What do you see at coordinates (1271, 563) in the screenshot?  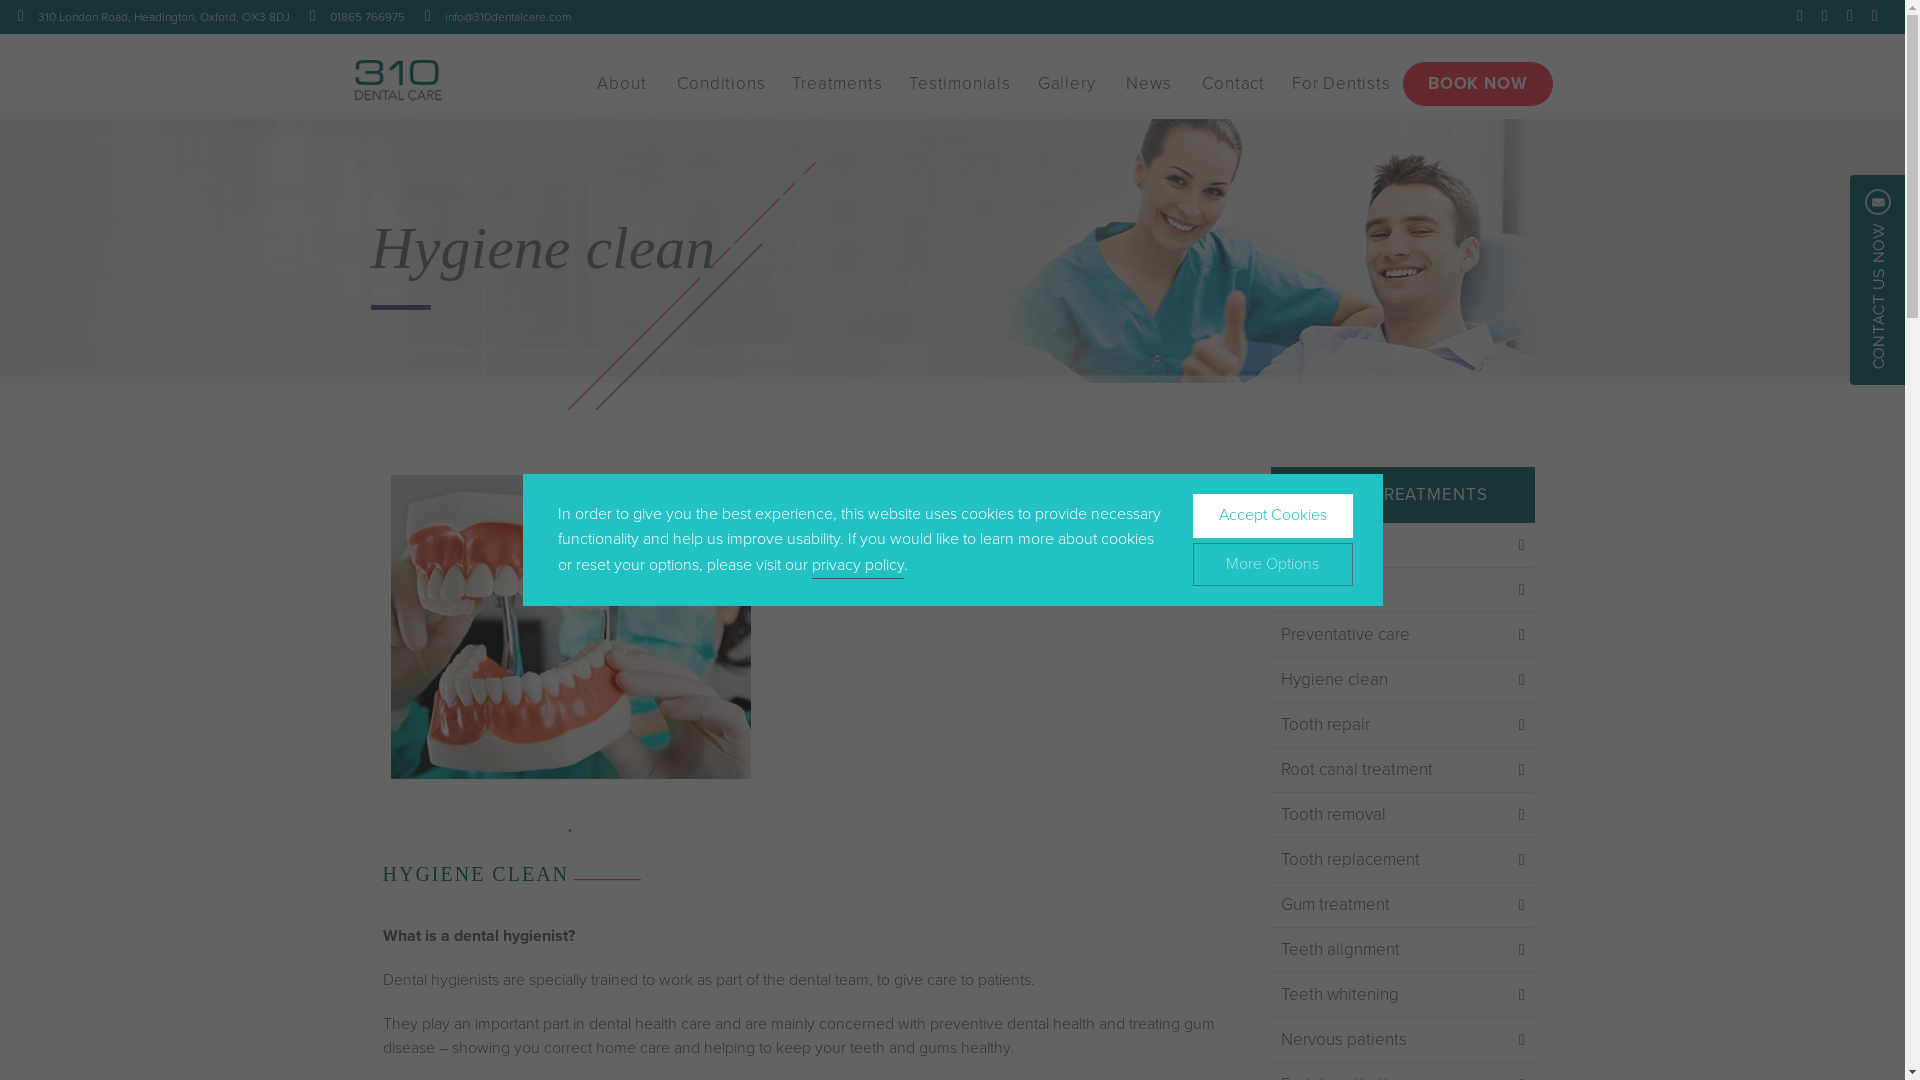 I see `'More Options'` at bounding box center [1271, 563].